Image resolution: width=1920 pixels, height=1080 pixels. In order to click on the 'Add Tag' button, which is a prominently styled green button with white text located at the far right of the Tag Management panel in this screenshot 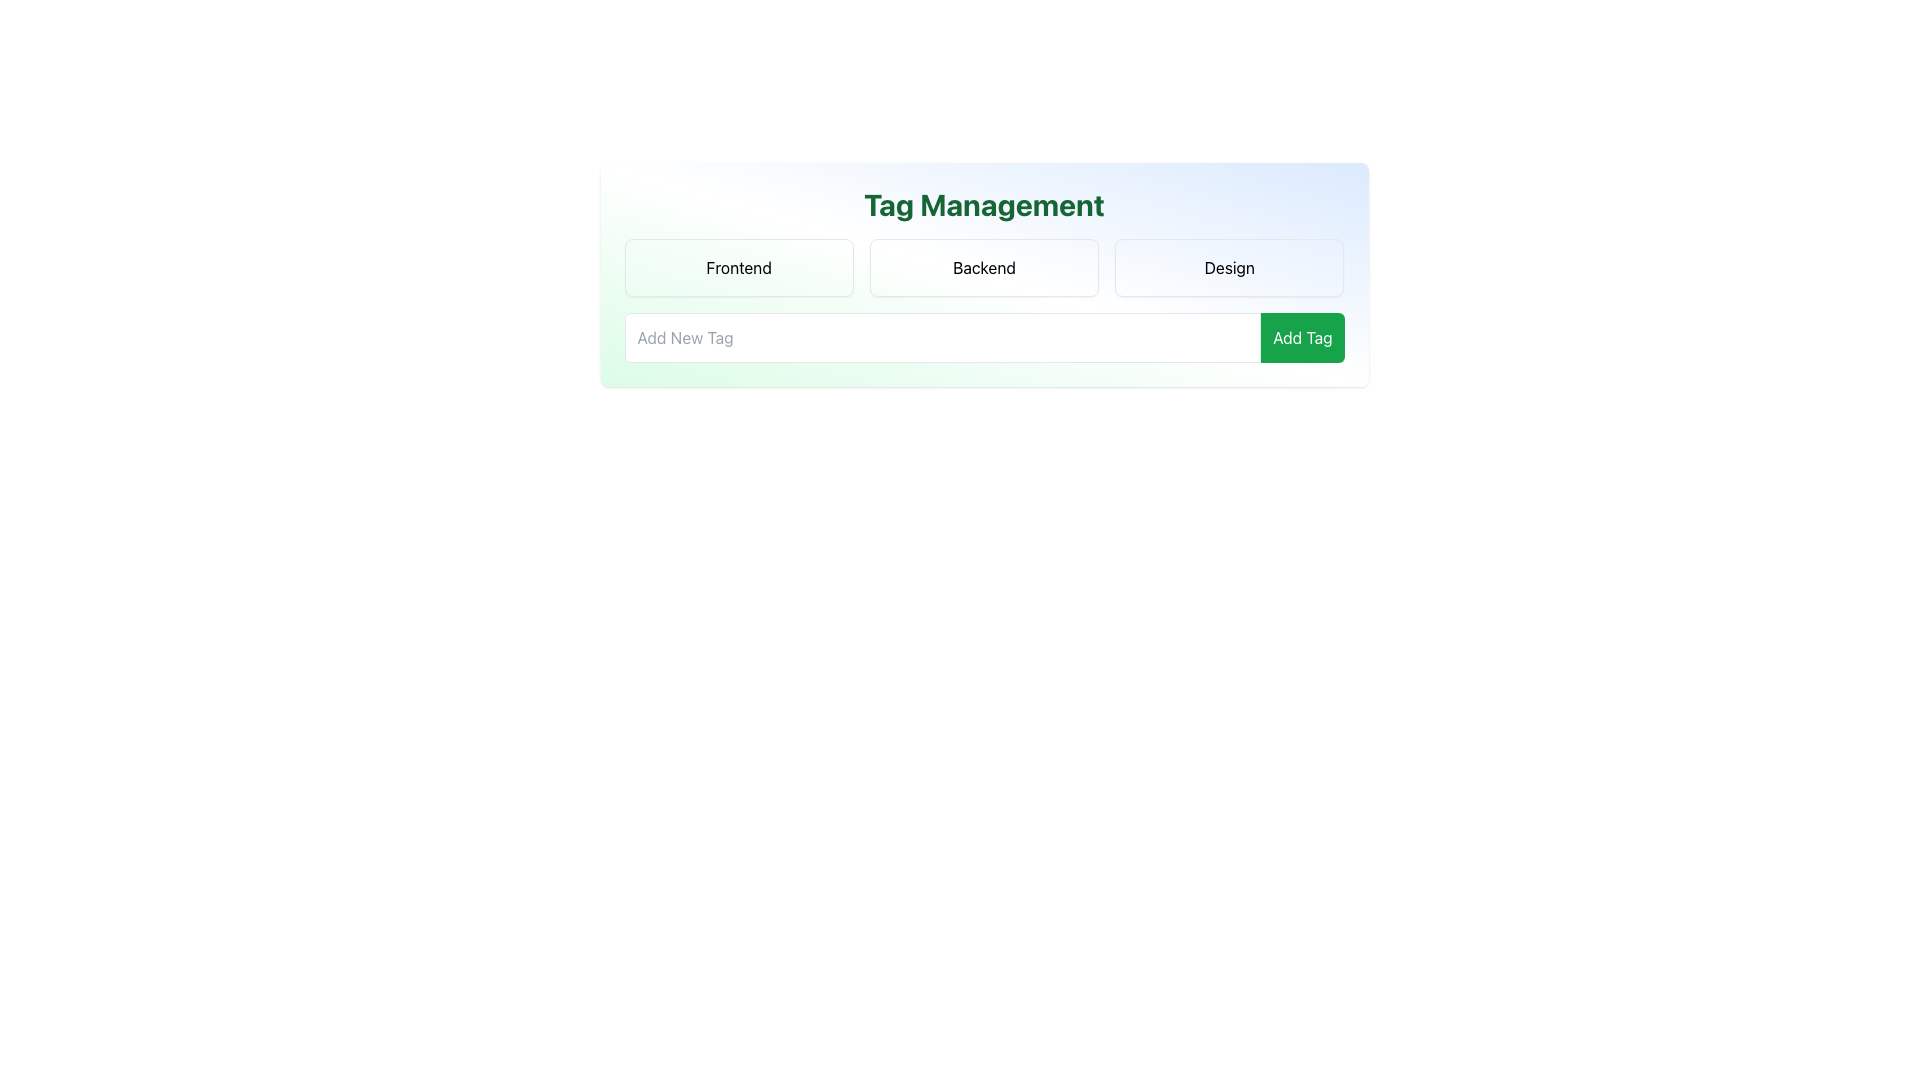, I will do `click(1302, 337)`.